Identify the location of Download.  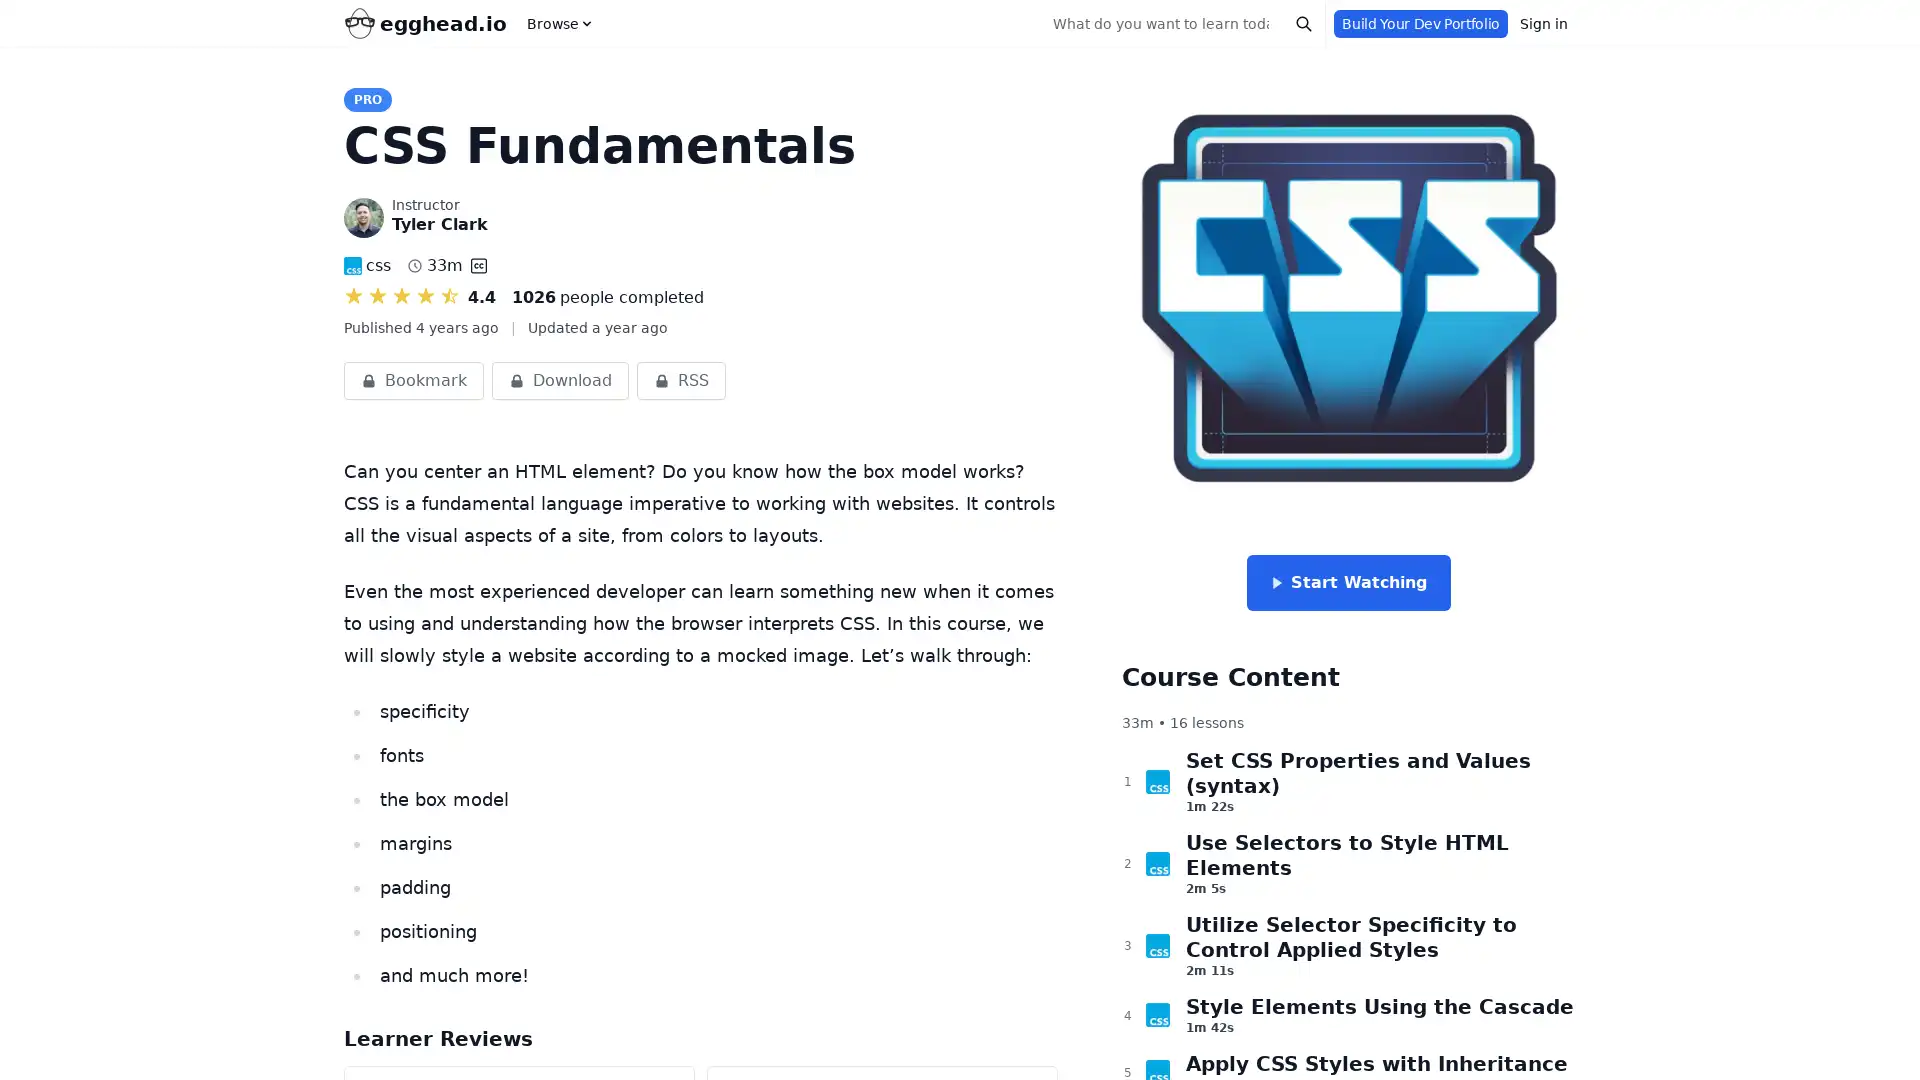
(560, 380).